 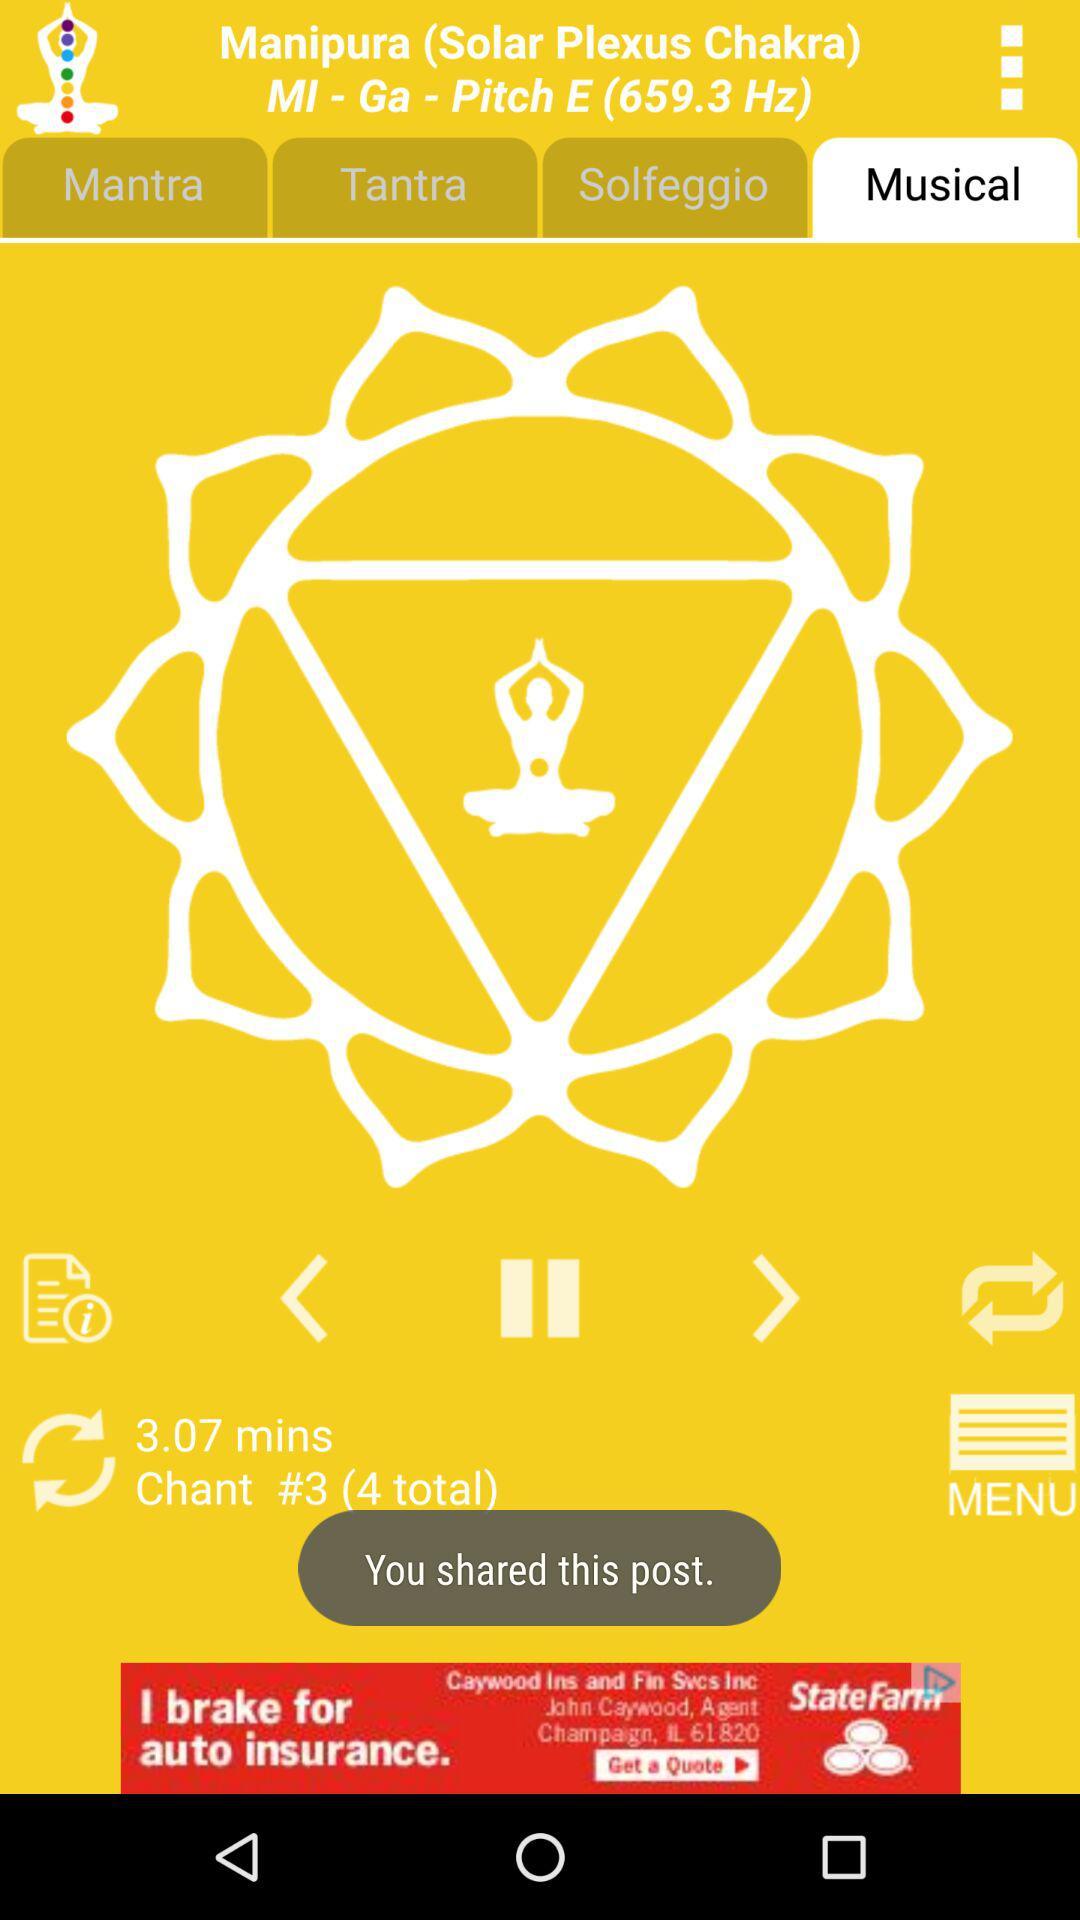 I want to click on the arrow_forward icon, so click(x=775, y=1388).